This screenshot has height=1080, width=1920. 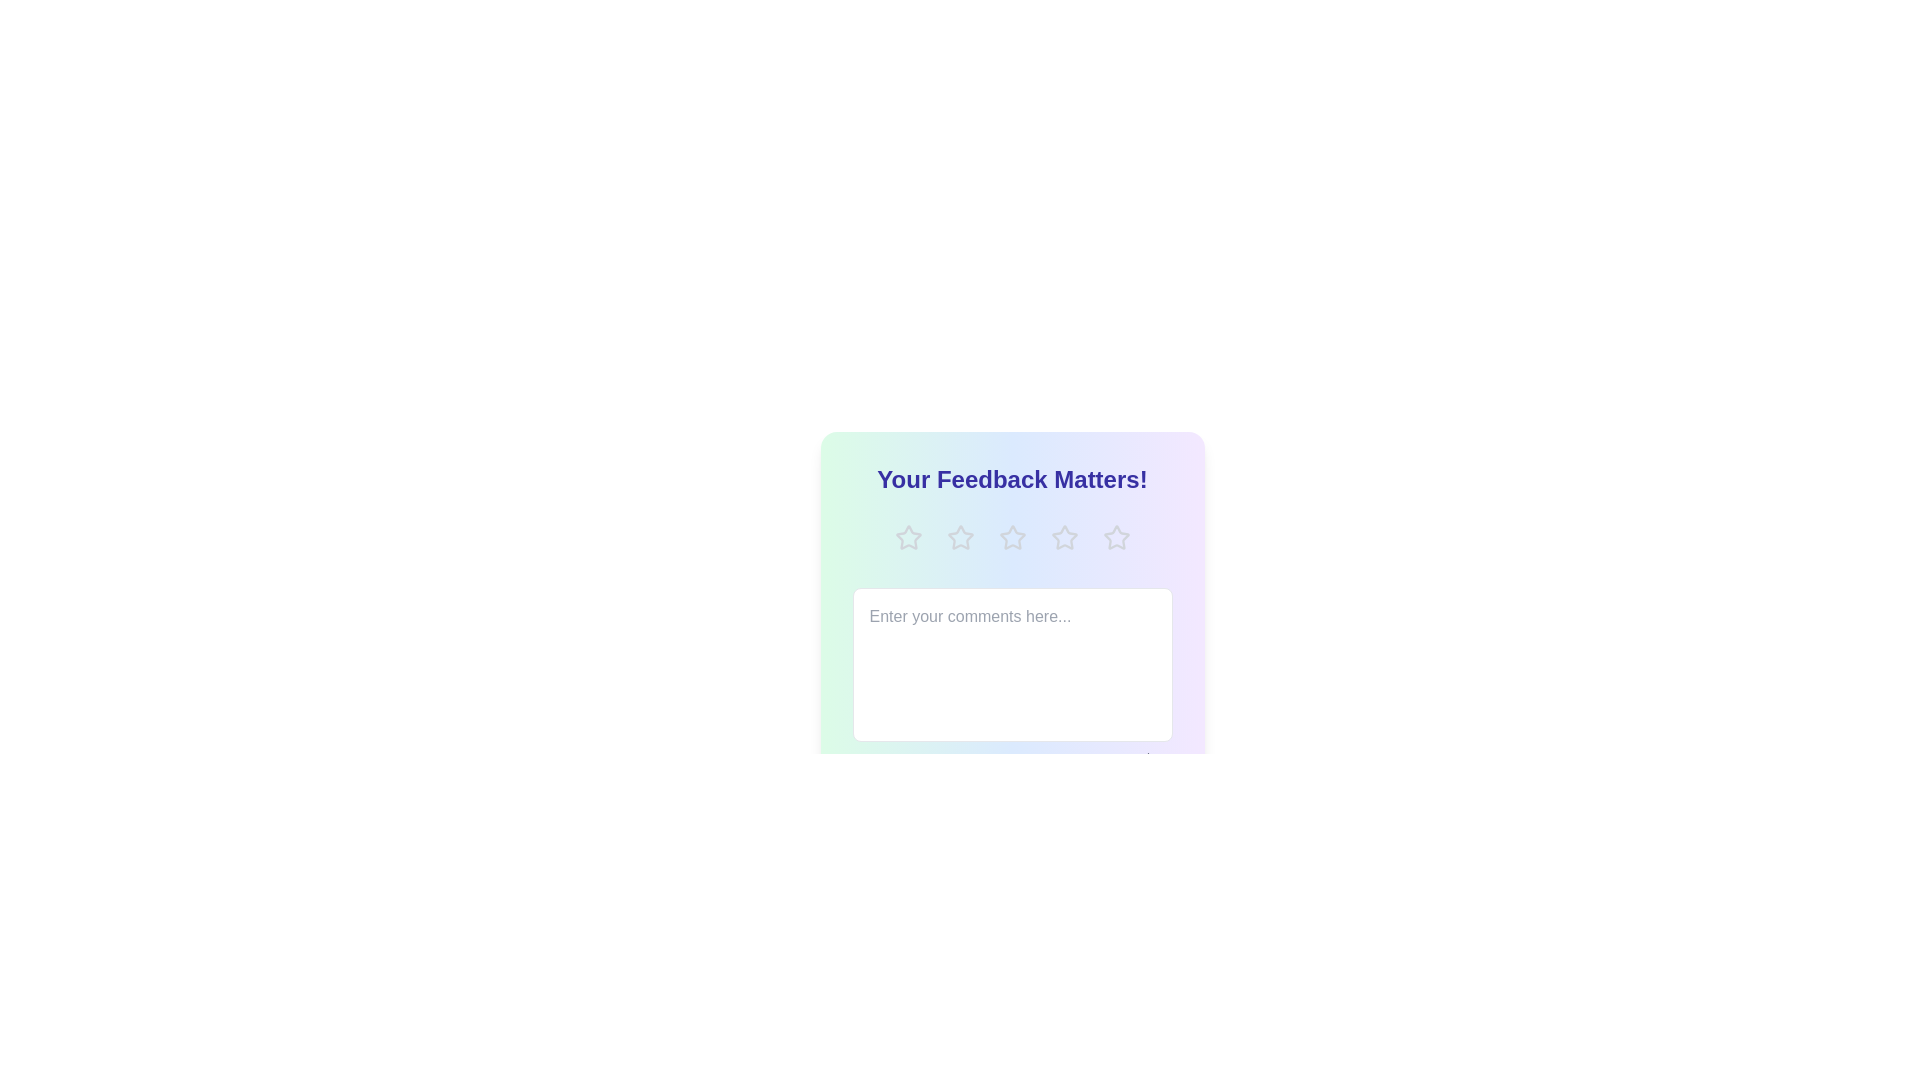 I want to click on the rating to 1 stars by clicking on the corresponding star, so click(x=907, y=536).